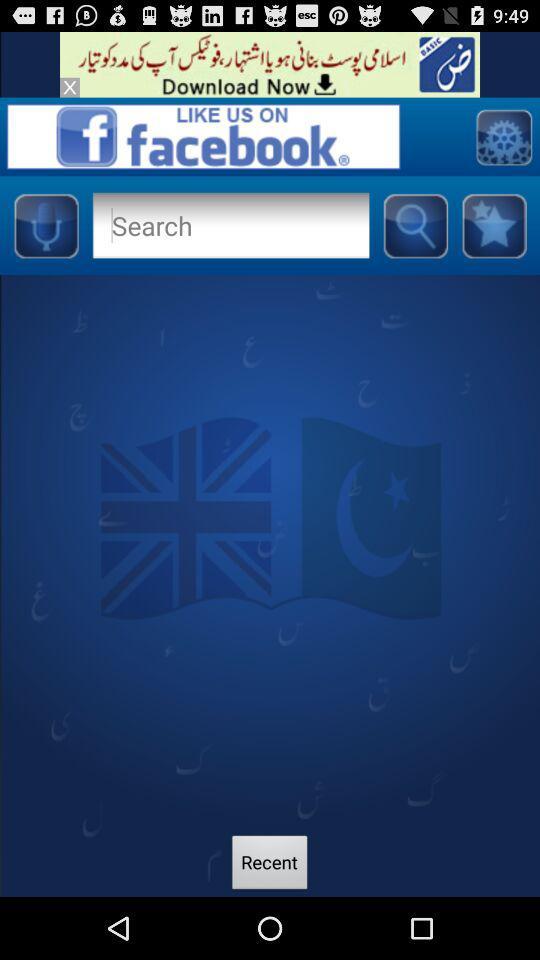  What do you see at coordinates (270, 64) in the screenshot?
I see `visit banner advertisement` at bounding box center [270, 64].